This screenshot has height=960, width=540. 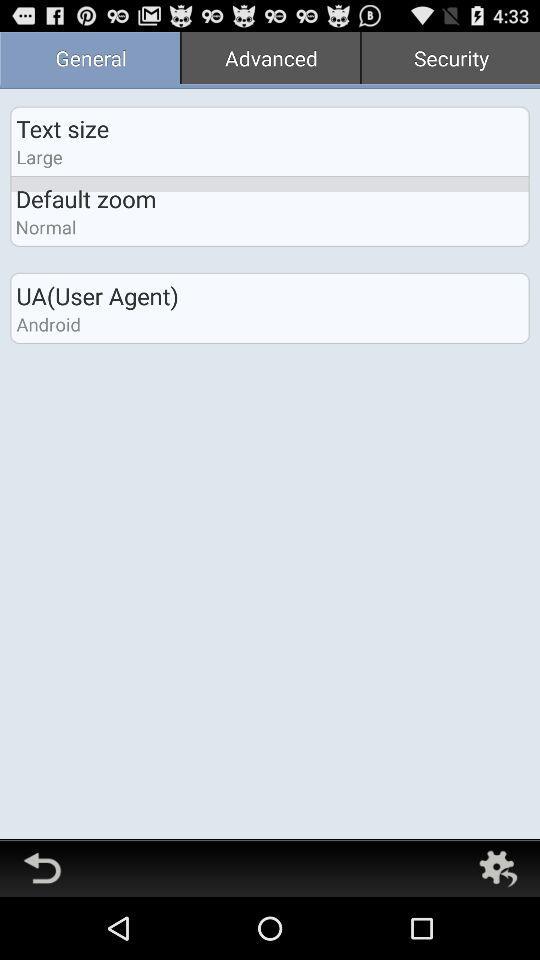 I want to click on settings screen, so click(x=496, y=867).